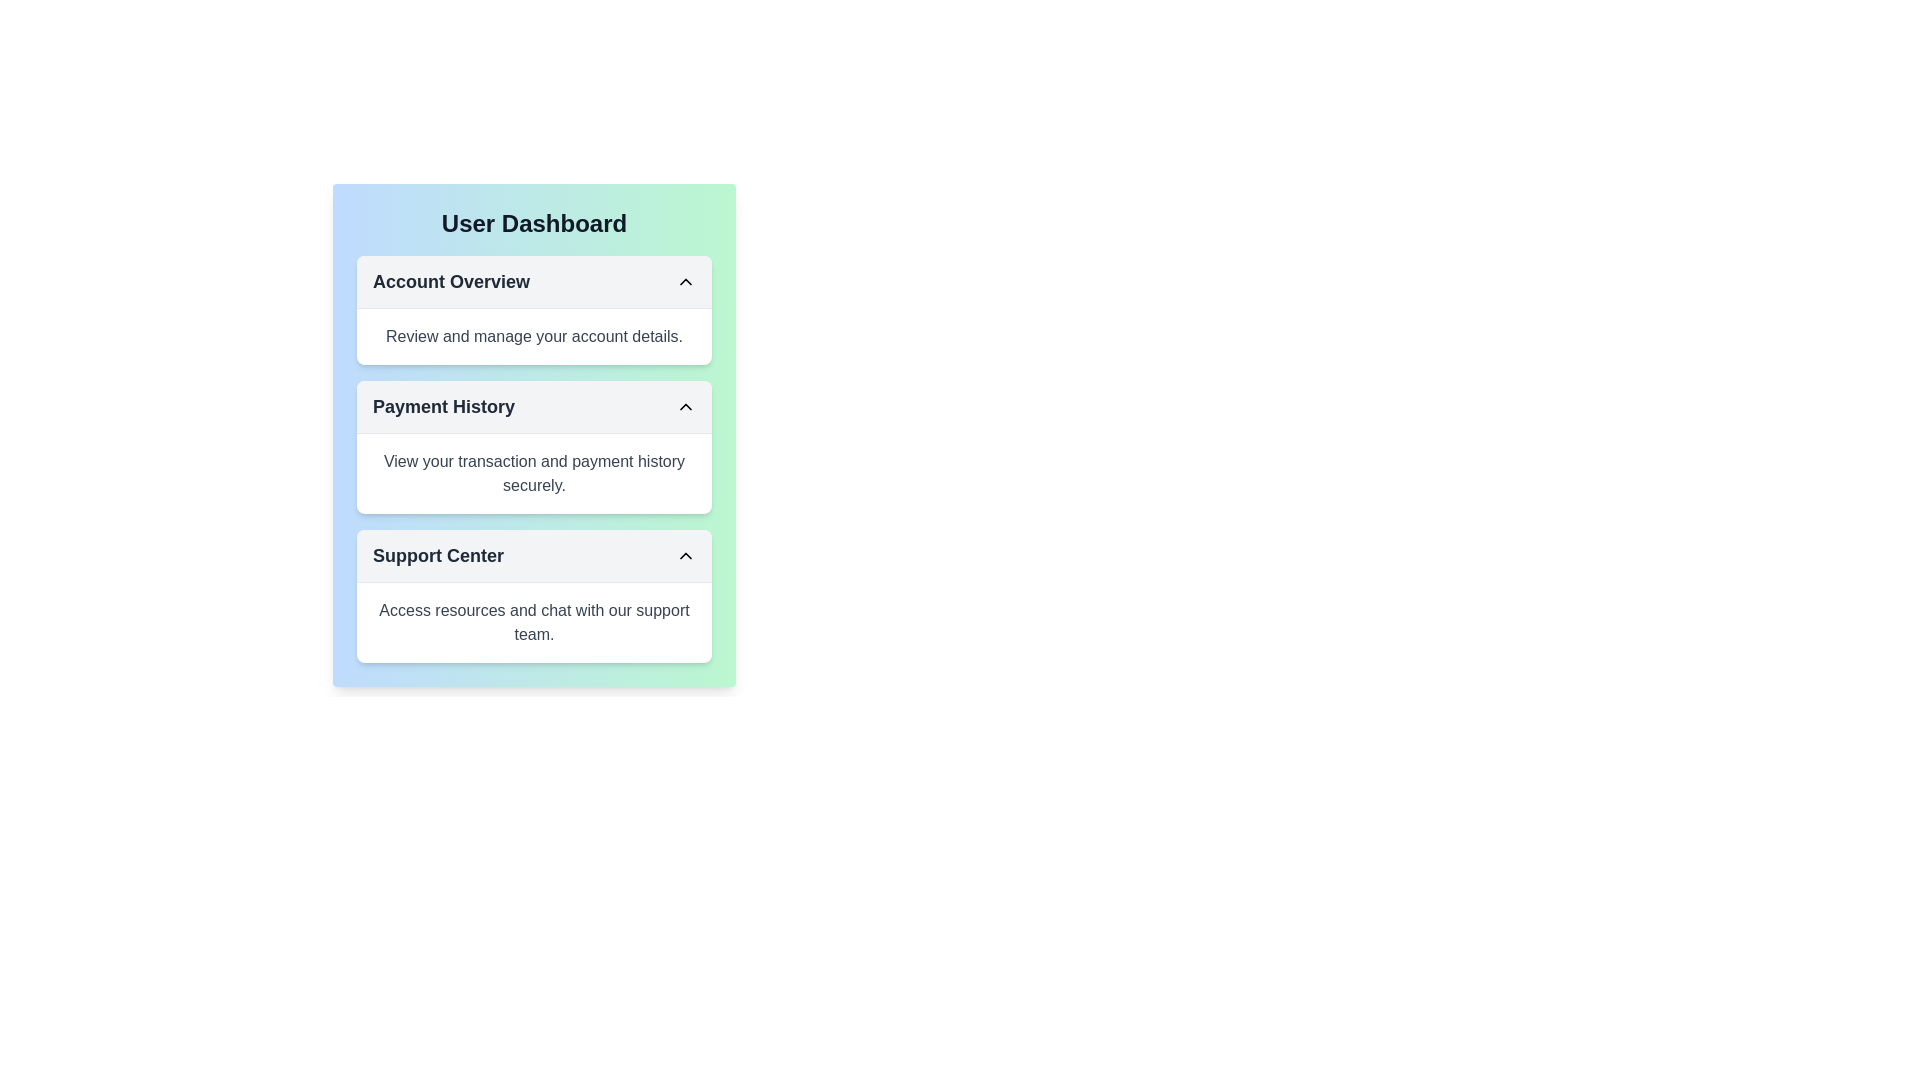  Describe the element at coordinates (686, 281) in the screenshot. I see `the upward-pointing chevron icon located in the top-right corner of the 'Account Overview' section` at that location.